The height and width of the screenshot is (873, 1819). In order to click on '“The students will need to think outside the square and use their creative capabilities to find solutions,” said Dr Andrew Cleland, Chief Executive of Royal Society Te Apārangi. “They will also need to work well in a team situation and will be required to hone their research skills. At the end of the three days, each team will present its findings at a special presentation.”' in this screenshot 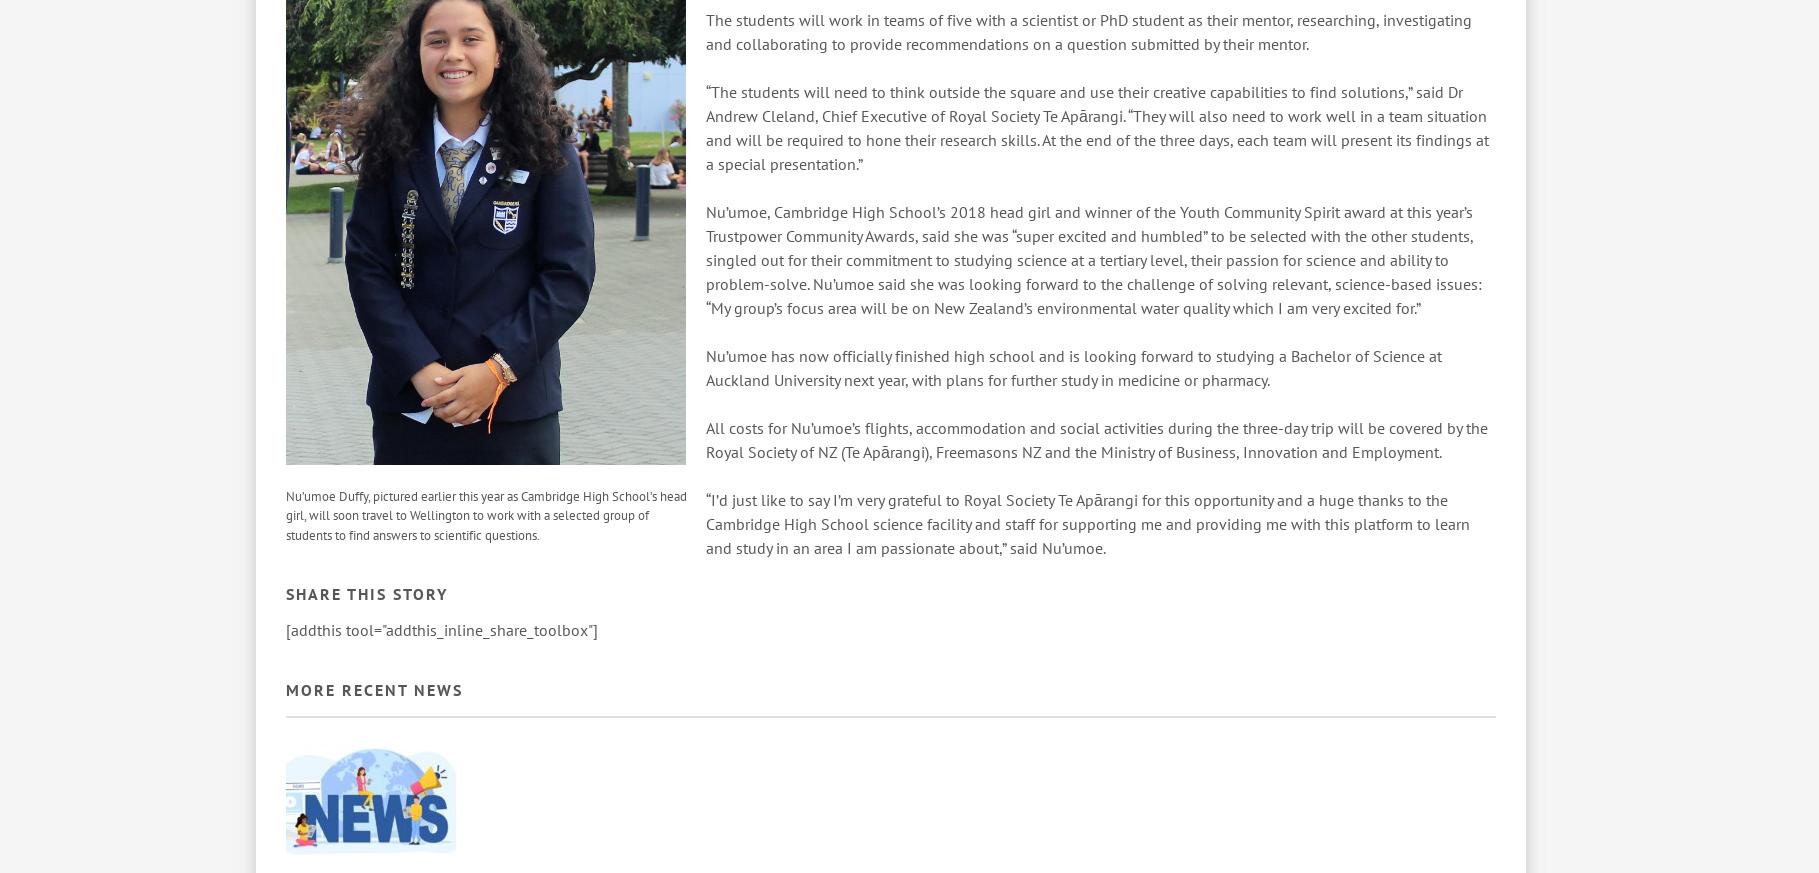, I will do `click(1096, 127)`.